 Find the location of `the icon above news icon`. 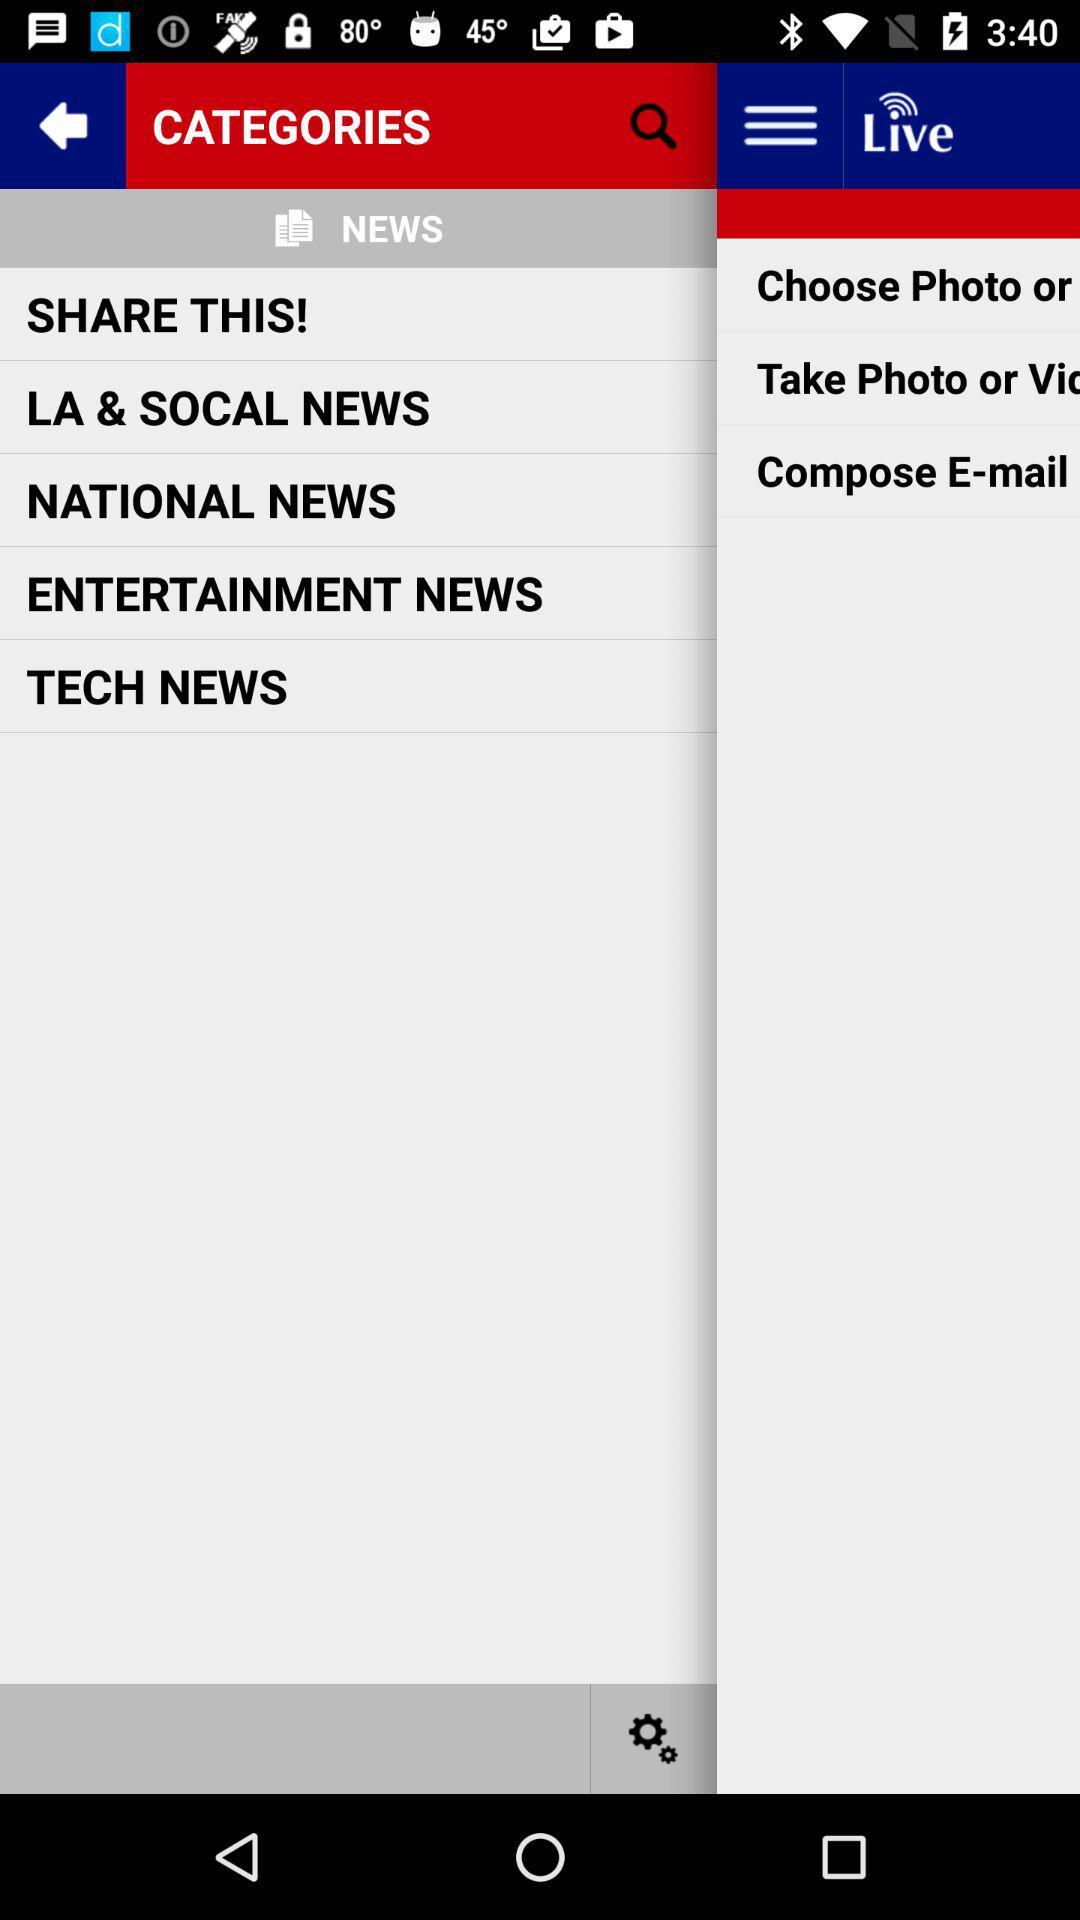

the icon above news icon is located at coordinates (420, 124).